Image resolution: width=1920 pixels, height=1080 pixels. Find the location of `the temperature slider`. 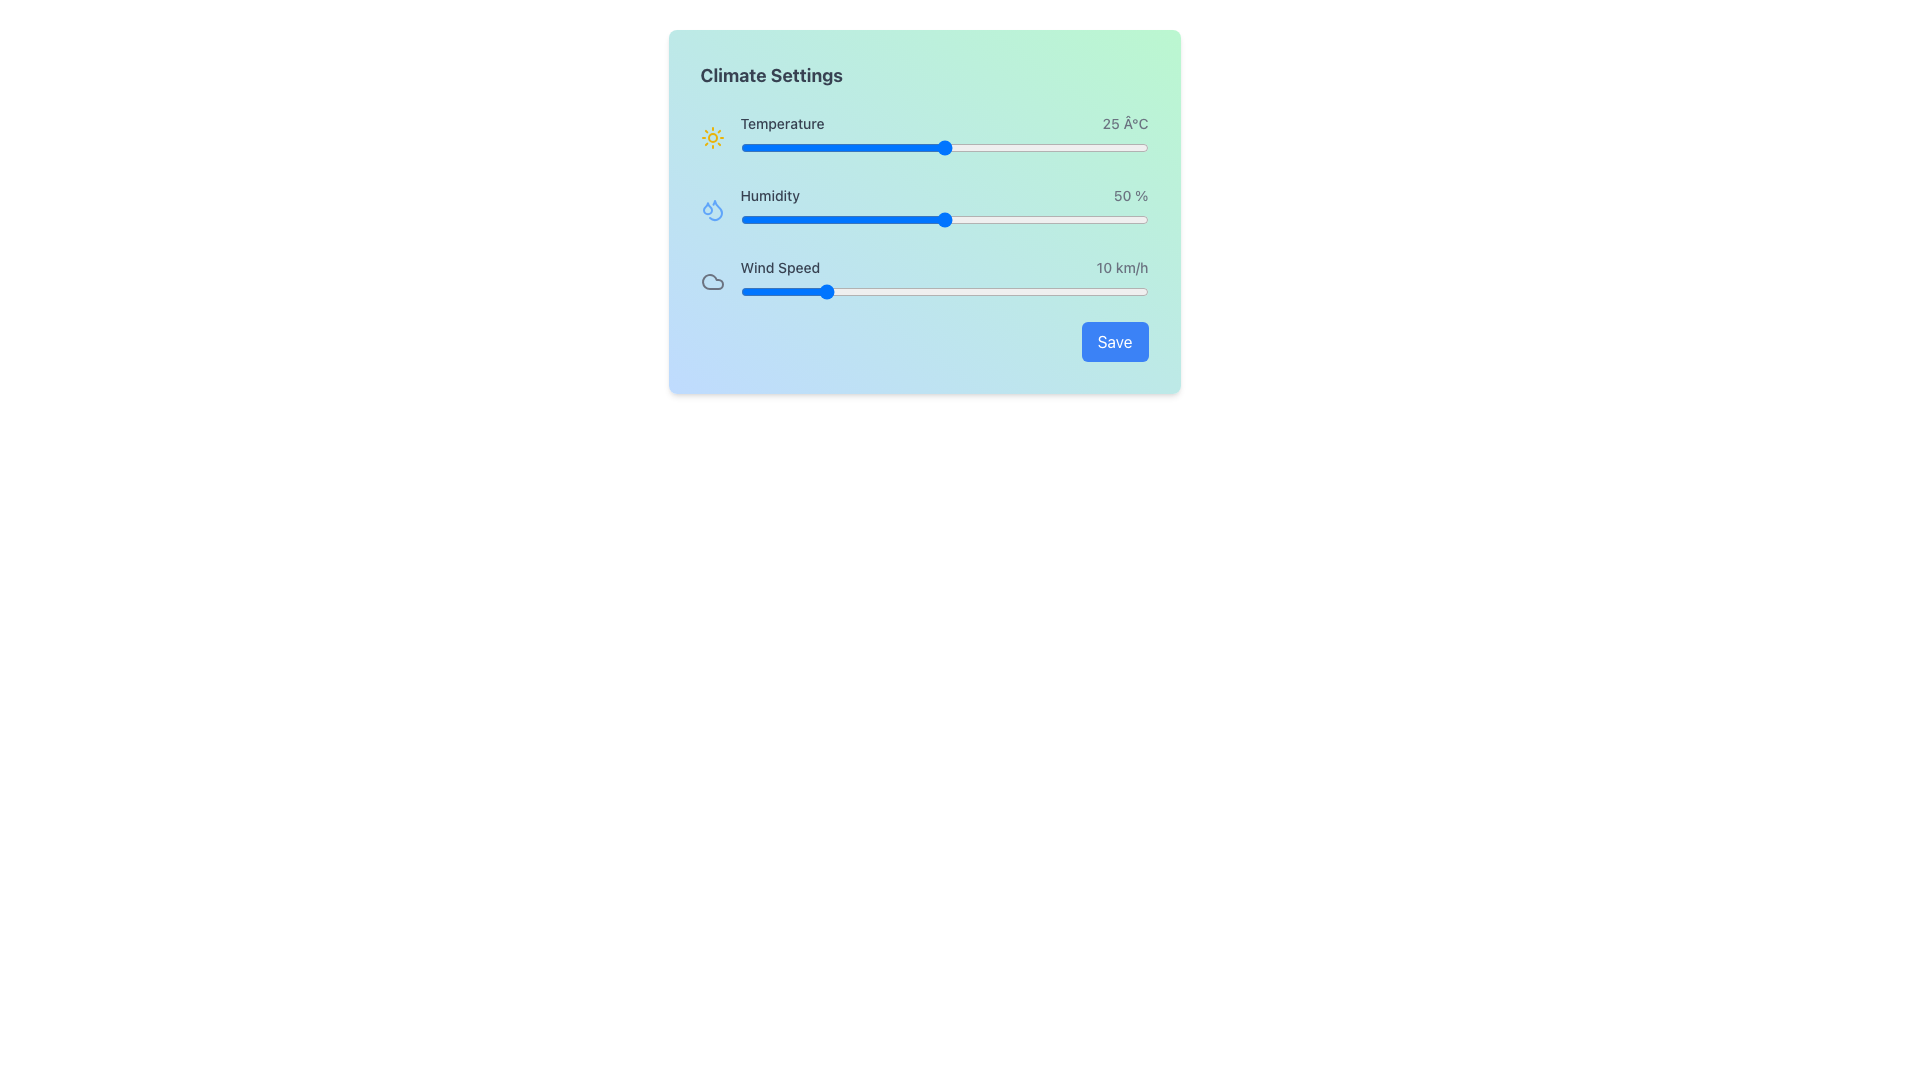

the temperature slider is located at coordinates (788, 146).